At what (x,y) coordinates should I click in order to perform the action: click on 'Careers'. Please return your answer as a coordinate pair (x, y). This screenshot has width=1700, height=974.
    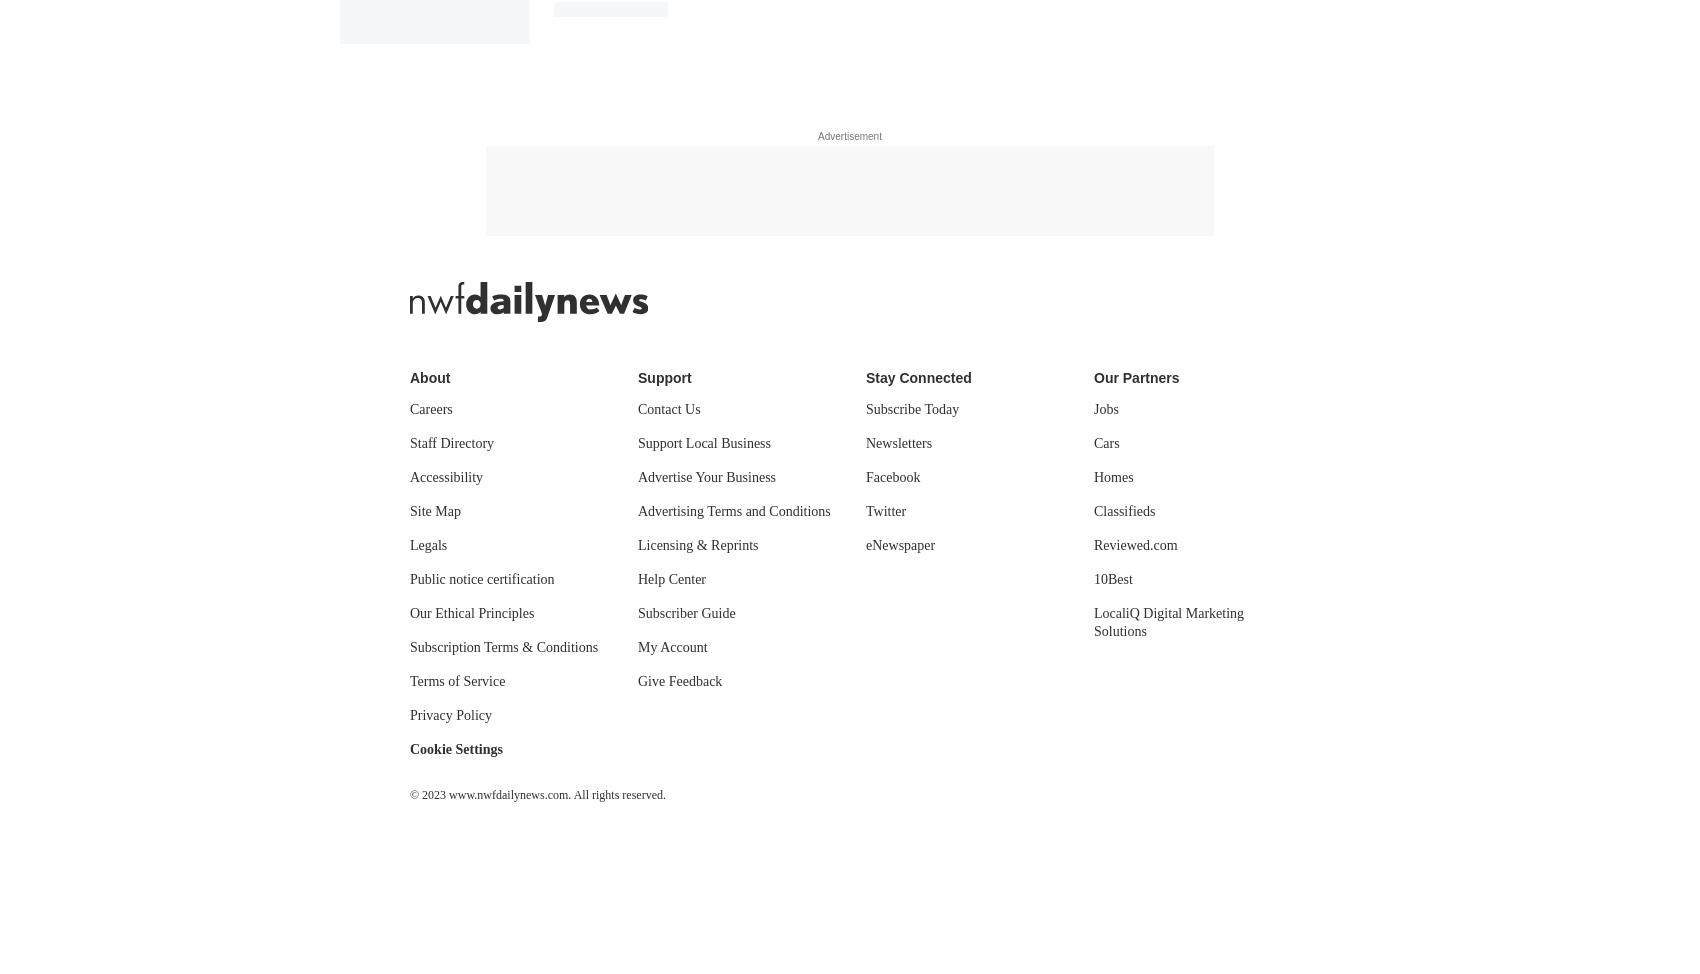
    Looking at the image, I should click on (409, 407).